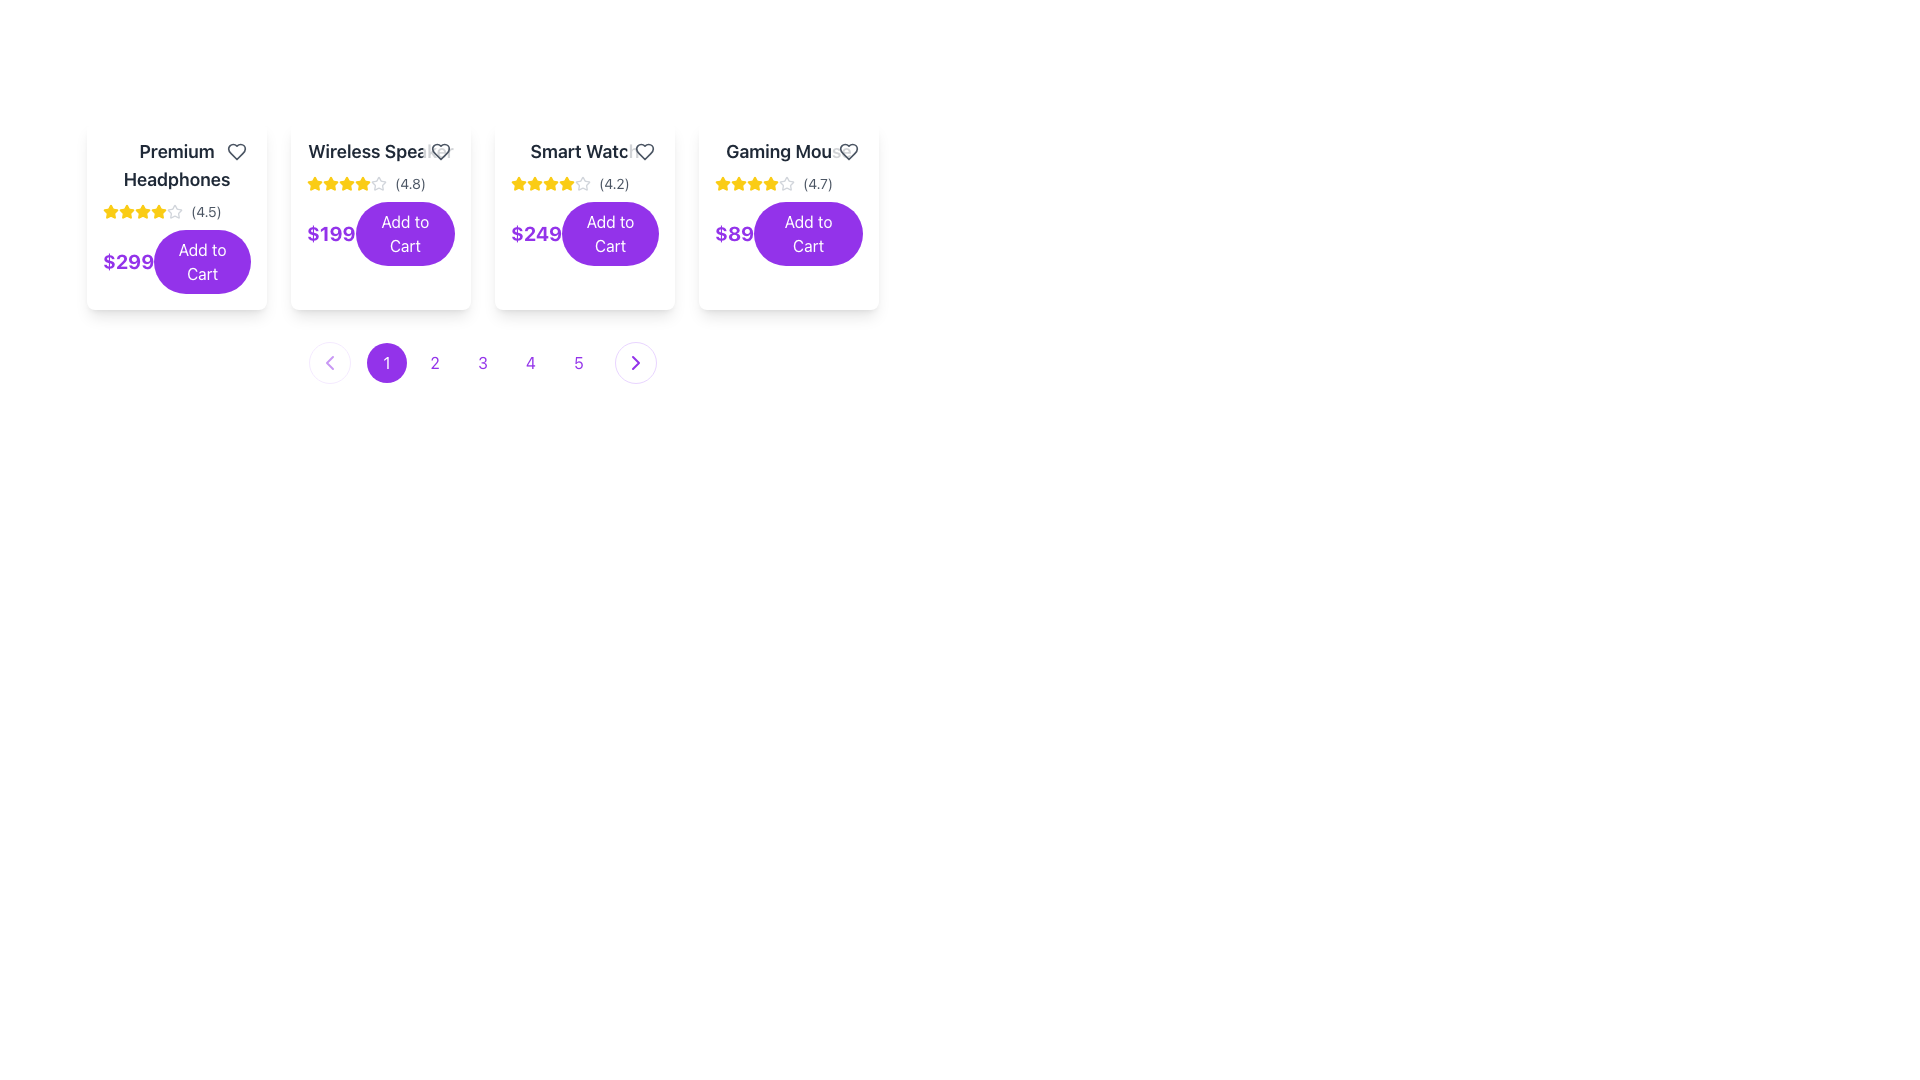 The image size is (1920, 1080). Describe the element at coordinates (551, 184) in the screenshot. I see `the fourth star icon to rate the 'Smart Watch' product in the five-star rating system` at that location.